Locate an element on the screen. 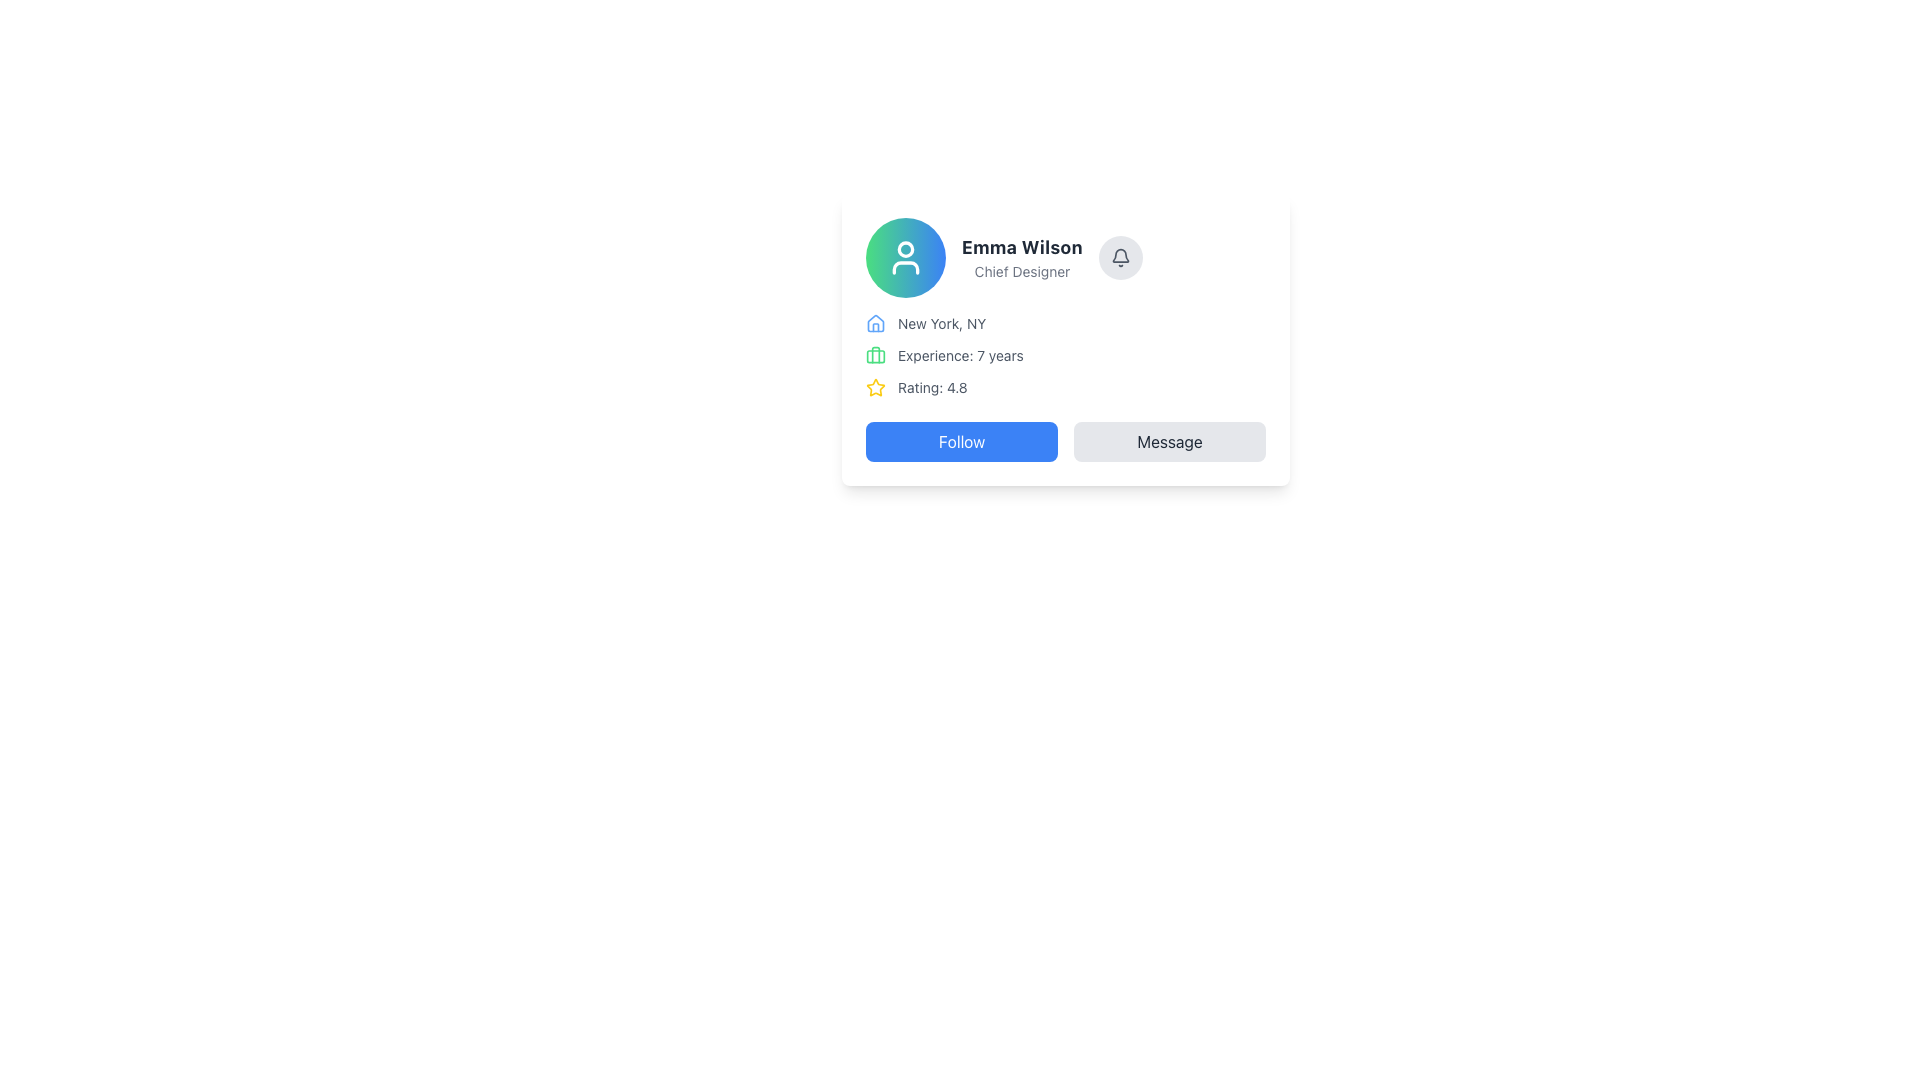 Image resolution: width=1920 pixels, height=1080 pixels. the rightmost button in the two-button layout is located at coordinates (1170, 441).